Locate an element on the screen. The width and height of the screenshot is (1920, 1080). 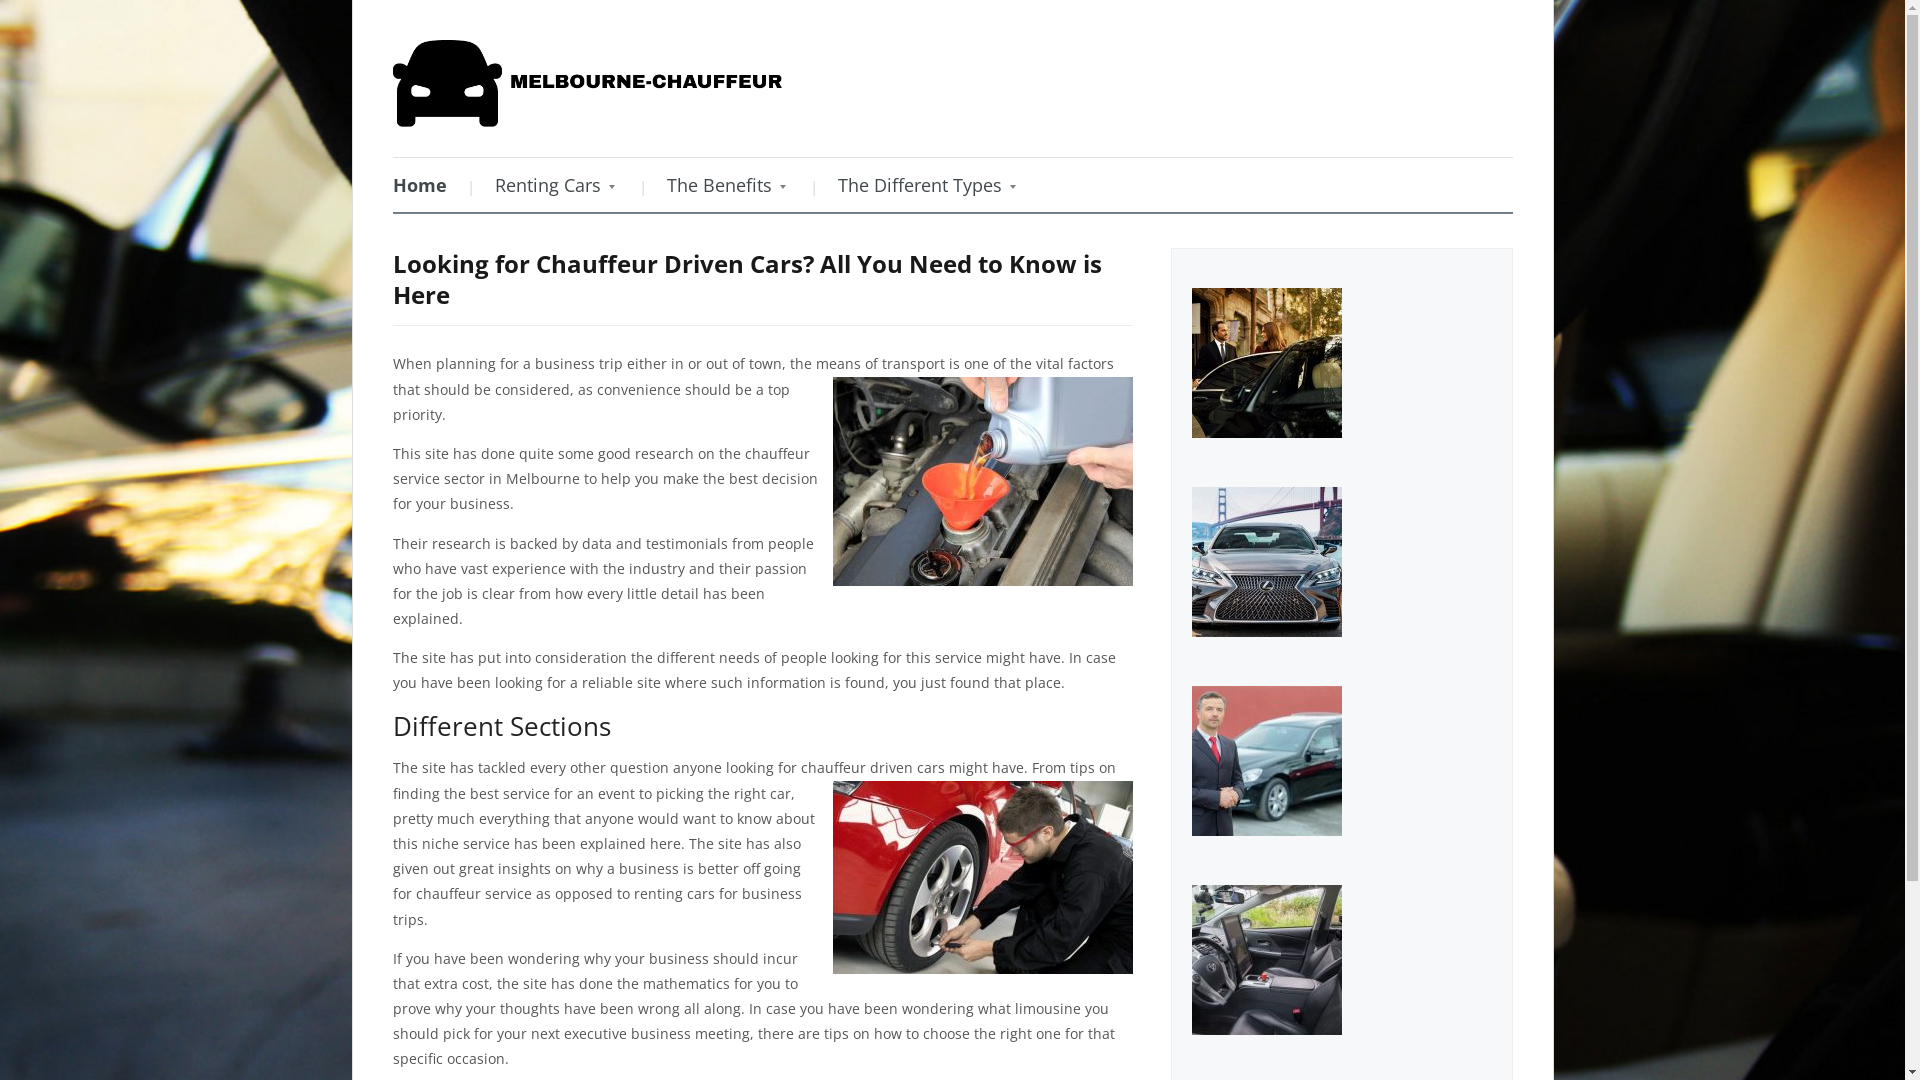
'Home' is located at coordinates (392, 185).